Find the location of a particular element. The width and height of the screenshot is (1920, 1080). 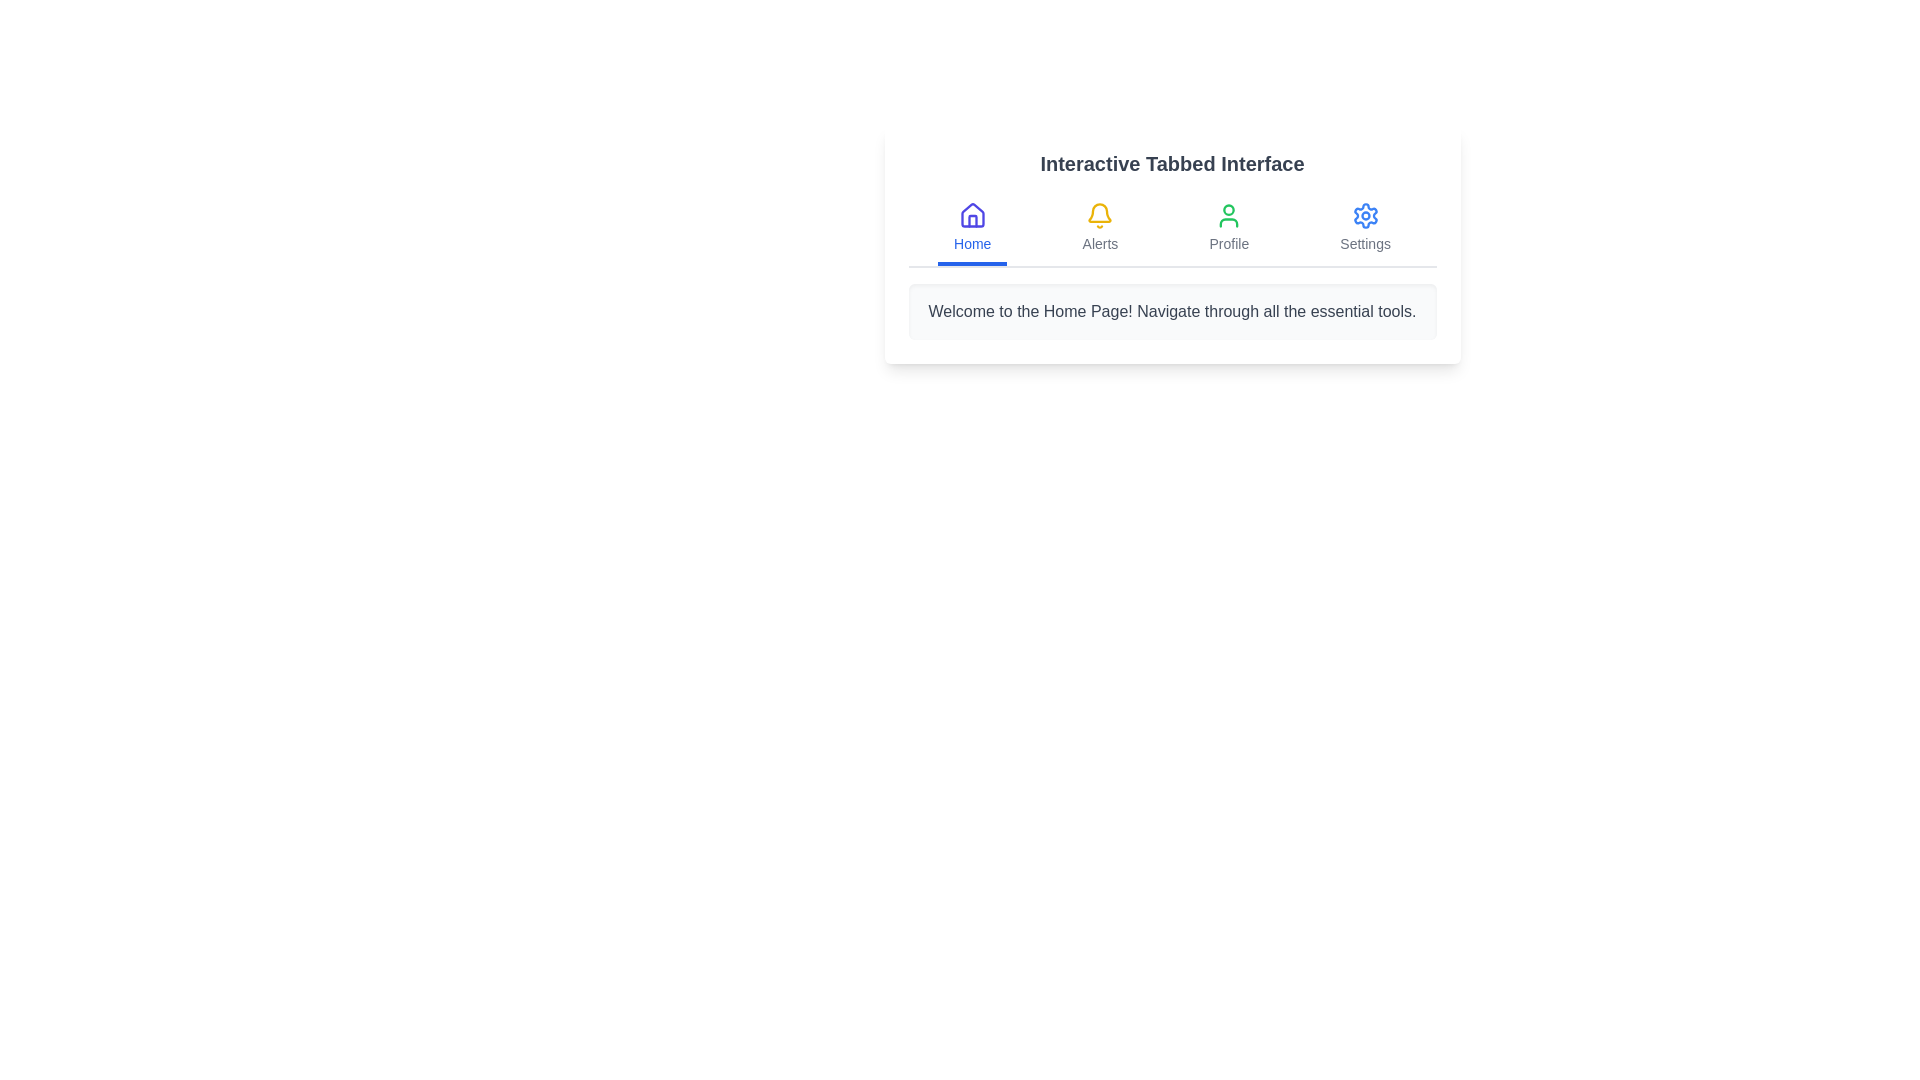

the Home tab to inspect its content is located at coordinates (971, 229).